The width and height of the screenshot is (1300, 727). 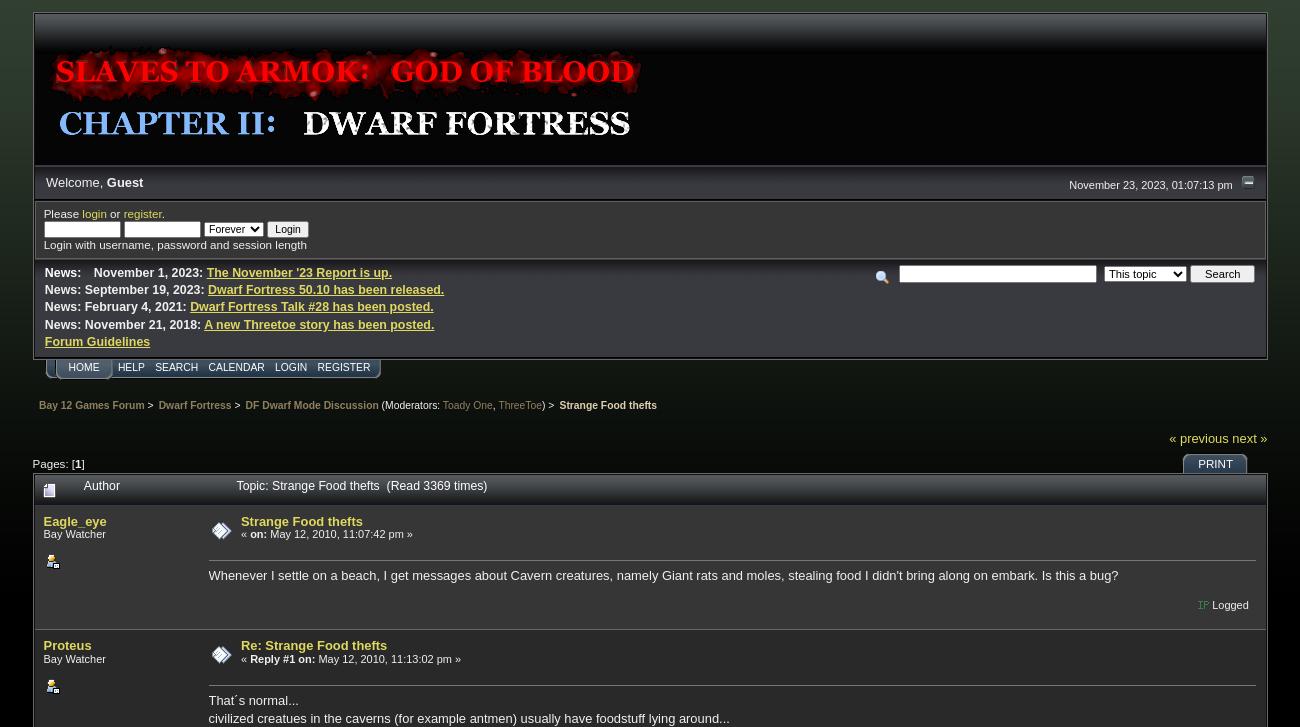 What do you see at coordinates (251, 699) in the screenshot?
I see `'That´s normal...'` at bounding box center [251, 699].